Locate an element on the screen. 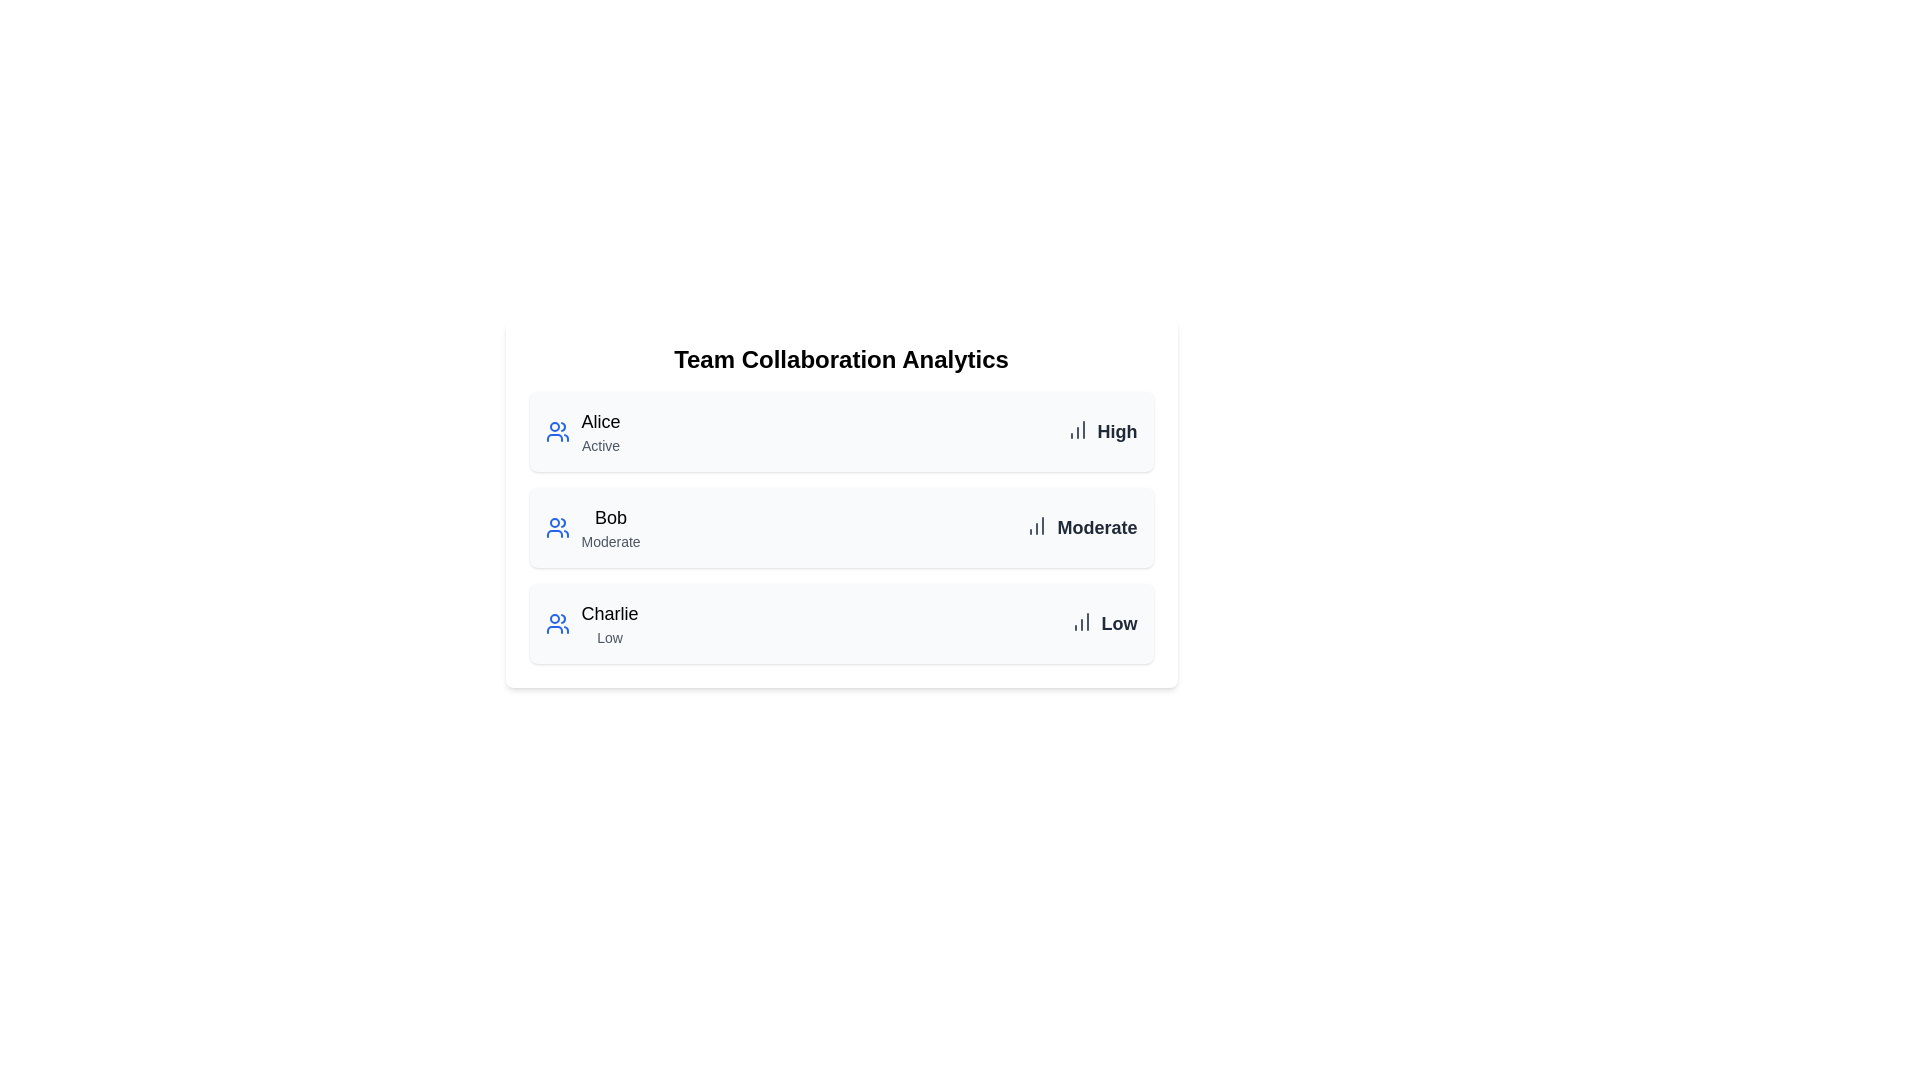 This screenshot has height=1080, width=1920. the user item Bob from the list is located at coordinates (592, 527).